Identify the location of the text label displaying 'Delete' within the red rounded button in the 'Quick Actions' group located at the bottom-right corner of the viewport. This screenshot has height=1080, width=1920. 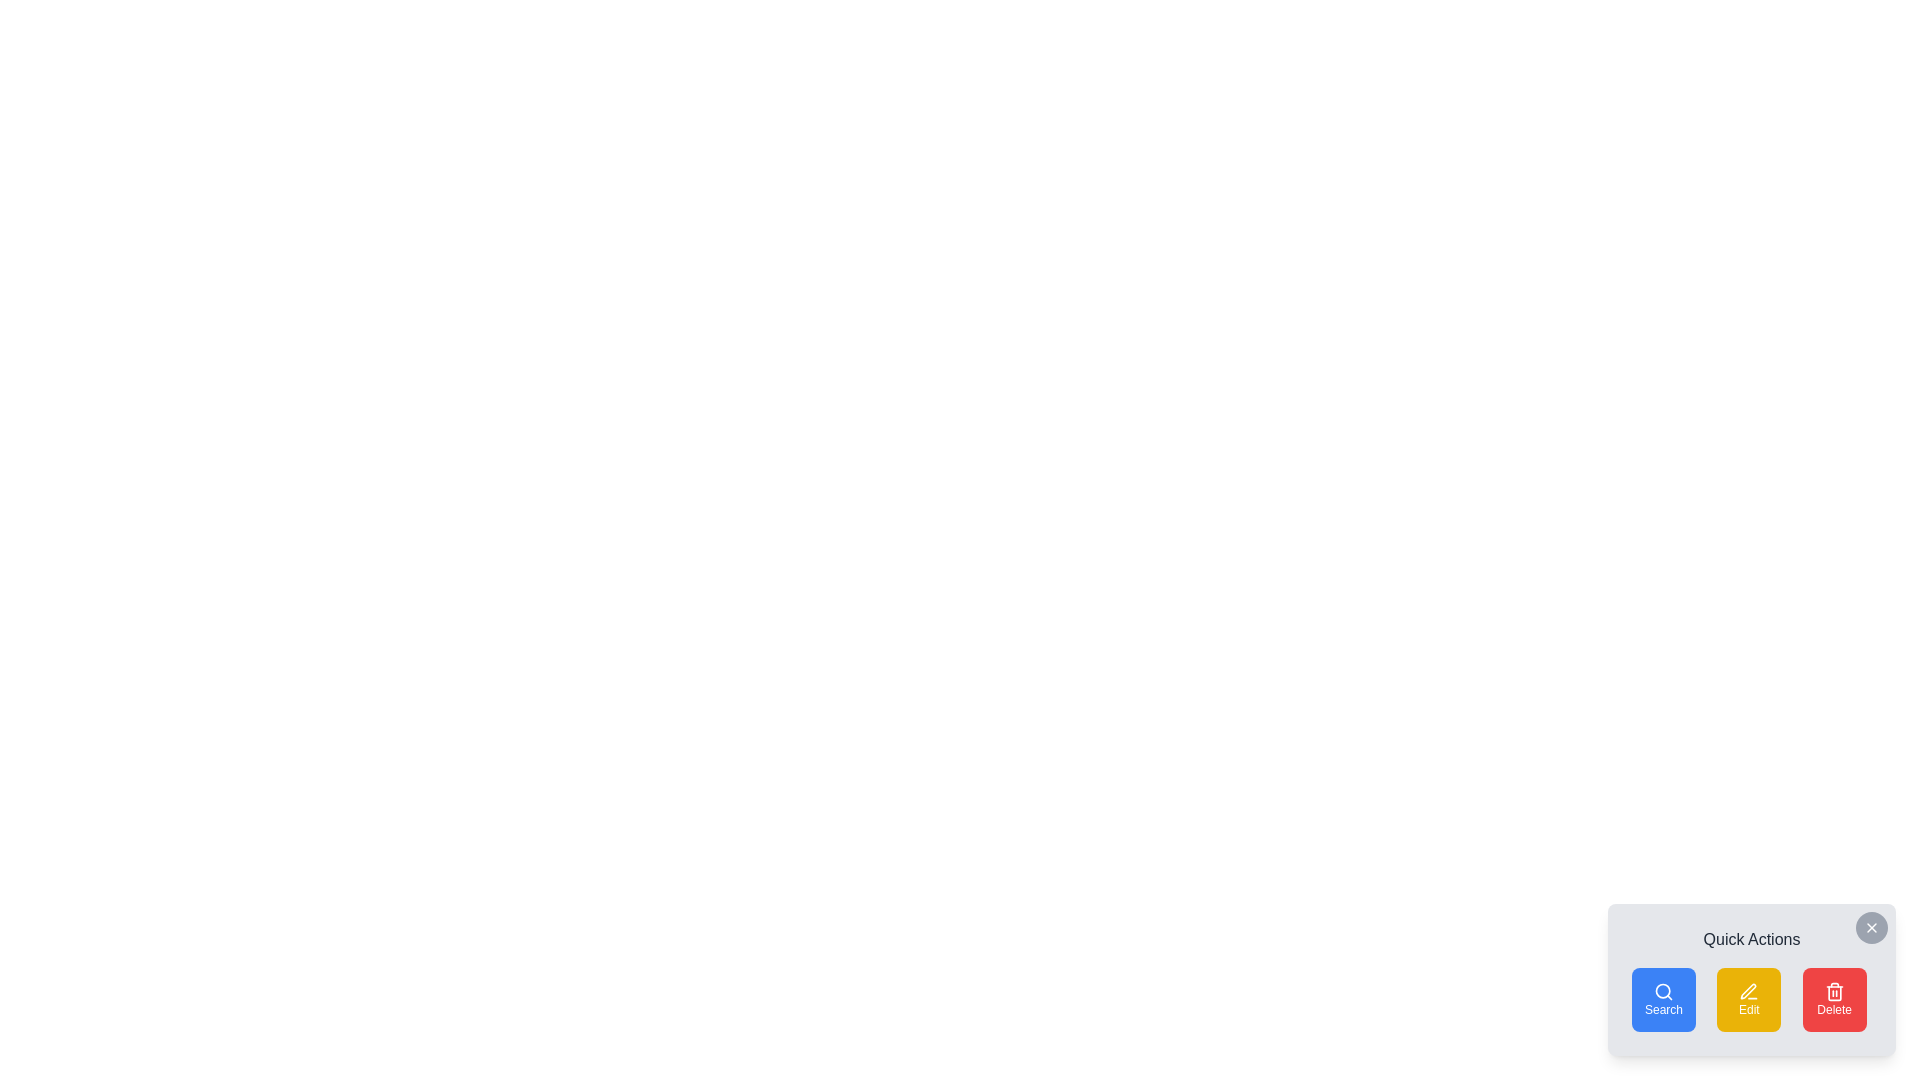
(1834, 1010).